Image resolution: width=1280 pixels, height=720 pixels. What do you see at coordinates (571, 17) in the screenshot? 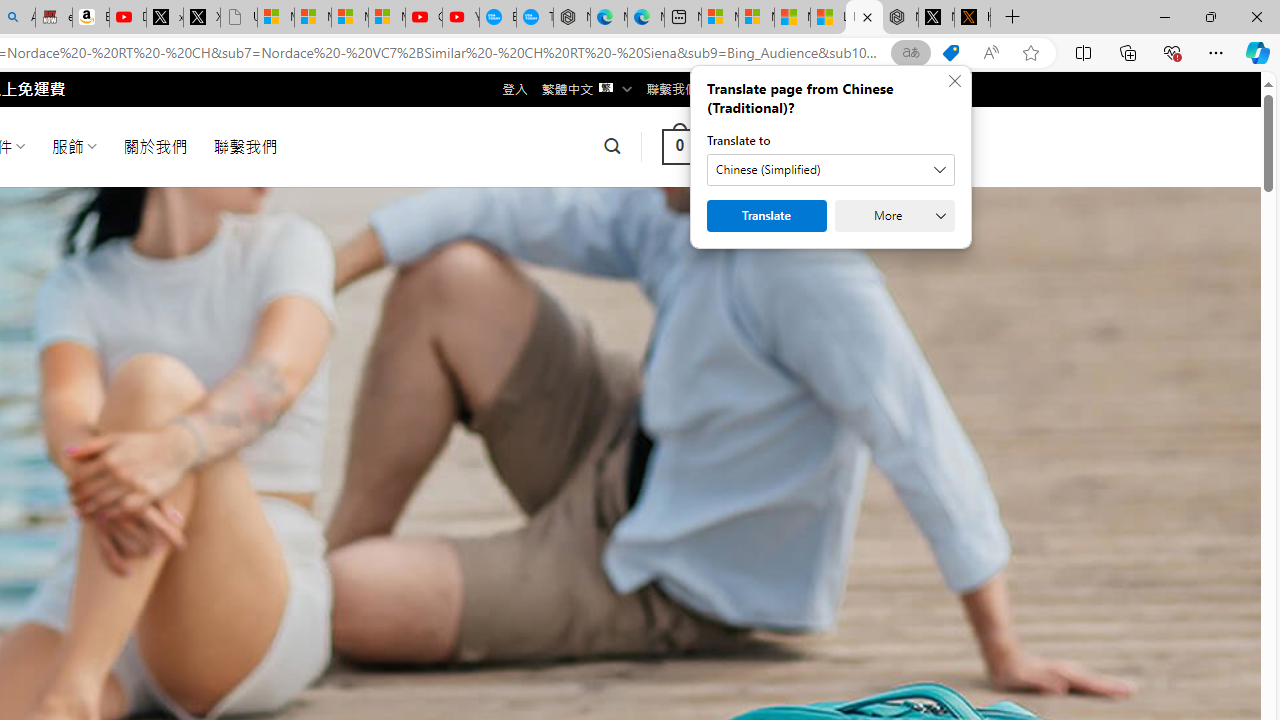
I see `'Nordace - Nordace has arrived Hong Kong'` at bounding box center [571, 17].